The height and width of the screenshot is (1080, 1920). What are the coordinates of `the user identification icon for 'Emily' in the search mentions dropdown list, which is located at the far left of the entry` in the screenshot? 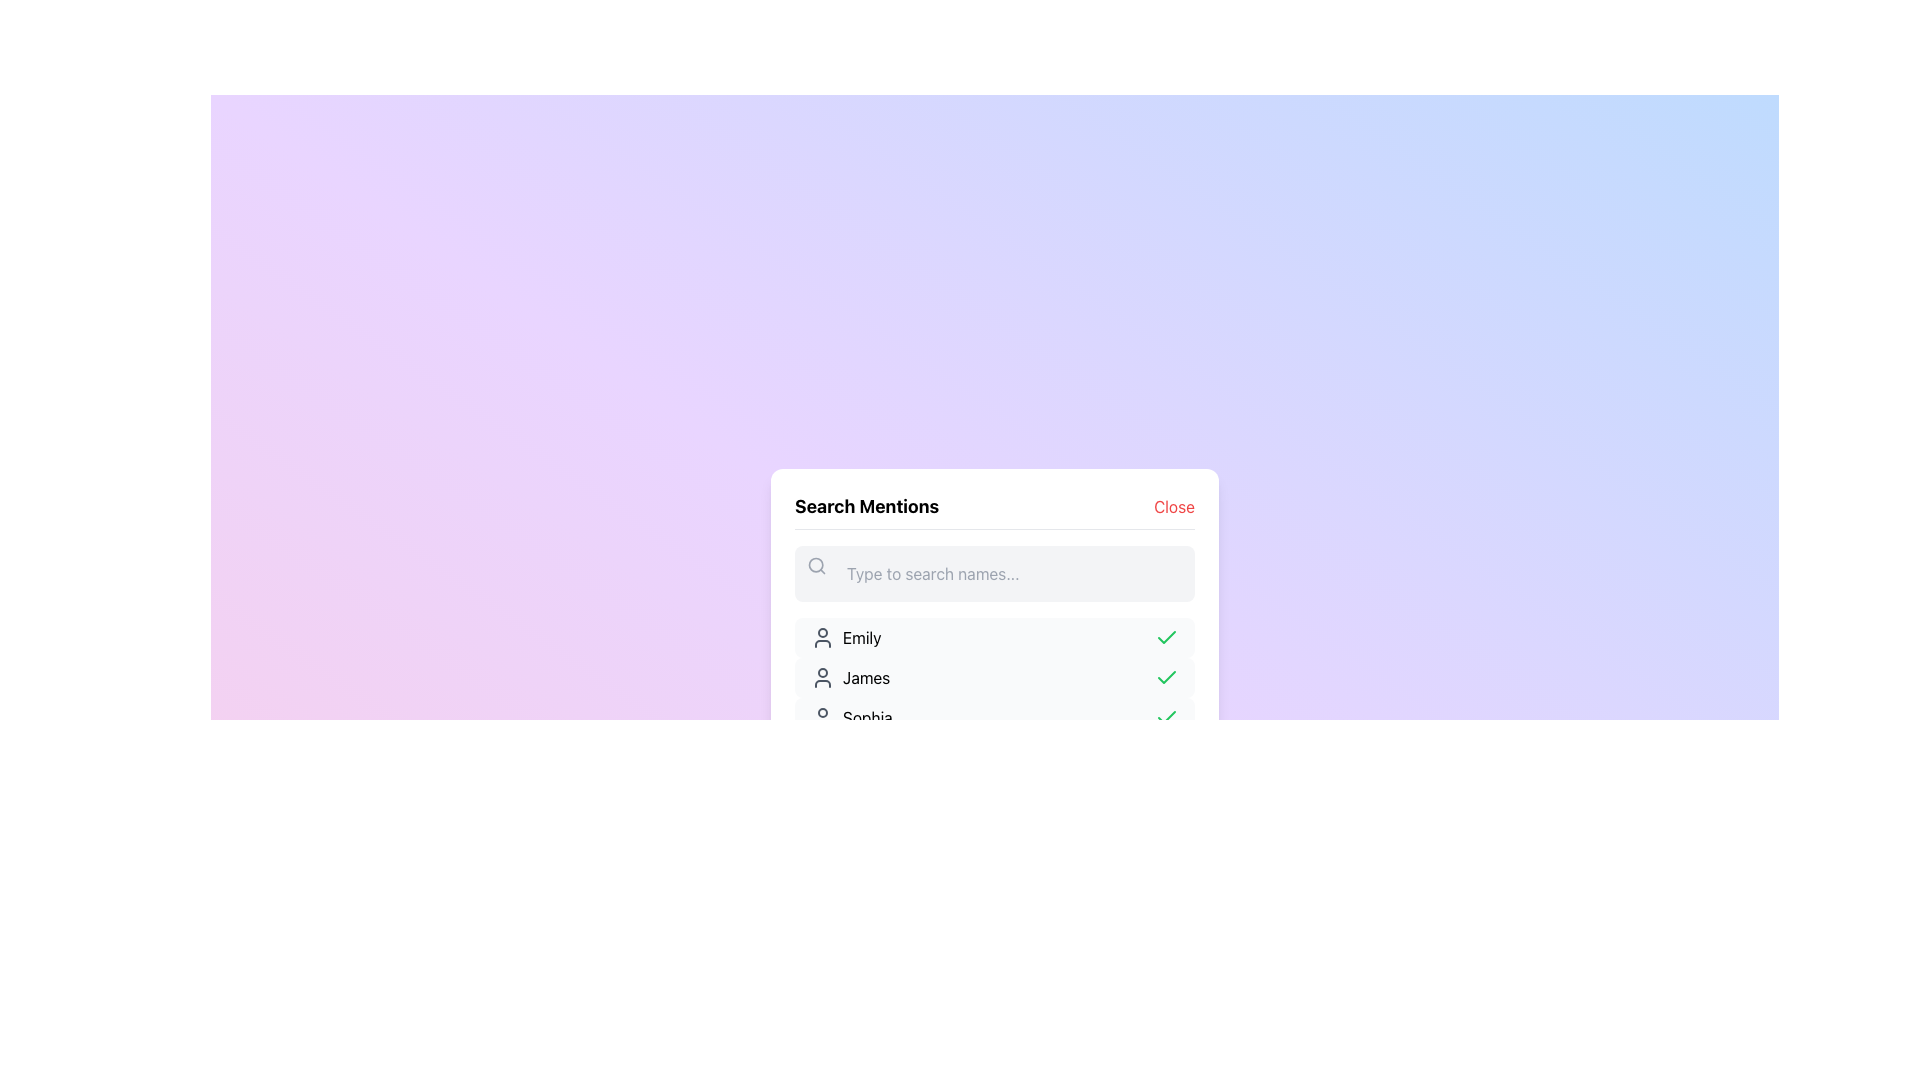 It's located at (822, 637).